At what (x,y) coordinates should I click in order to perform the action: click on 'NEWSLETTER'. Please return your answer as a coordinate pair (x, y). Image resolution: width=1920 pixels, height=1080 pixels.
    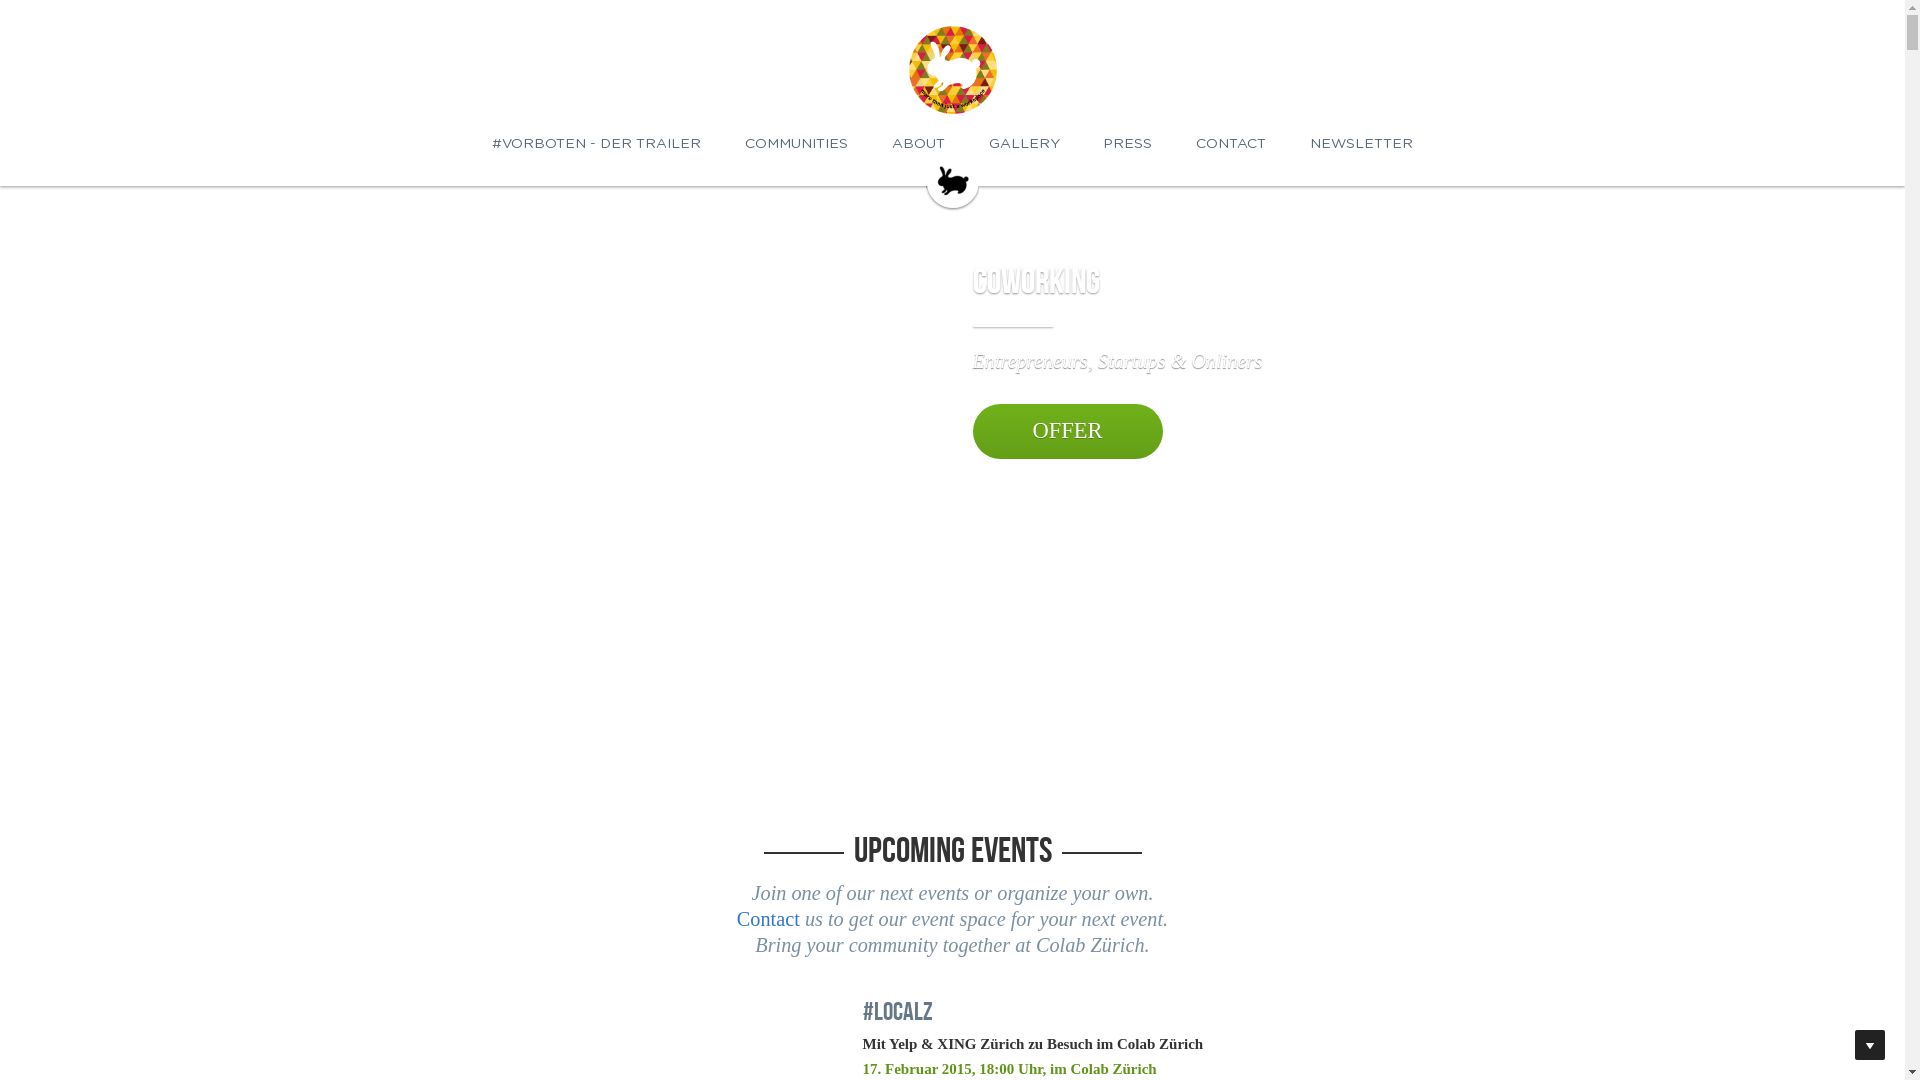
    Looking at the image, I should click on (1310, 142).